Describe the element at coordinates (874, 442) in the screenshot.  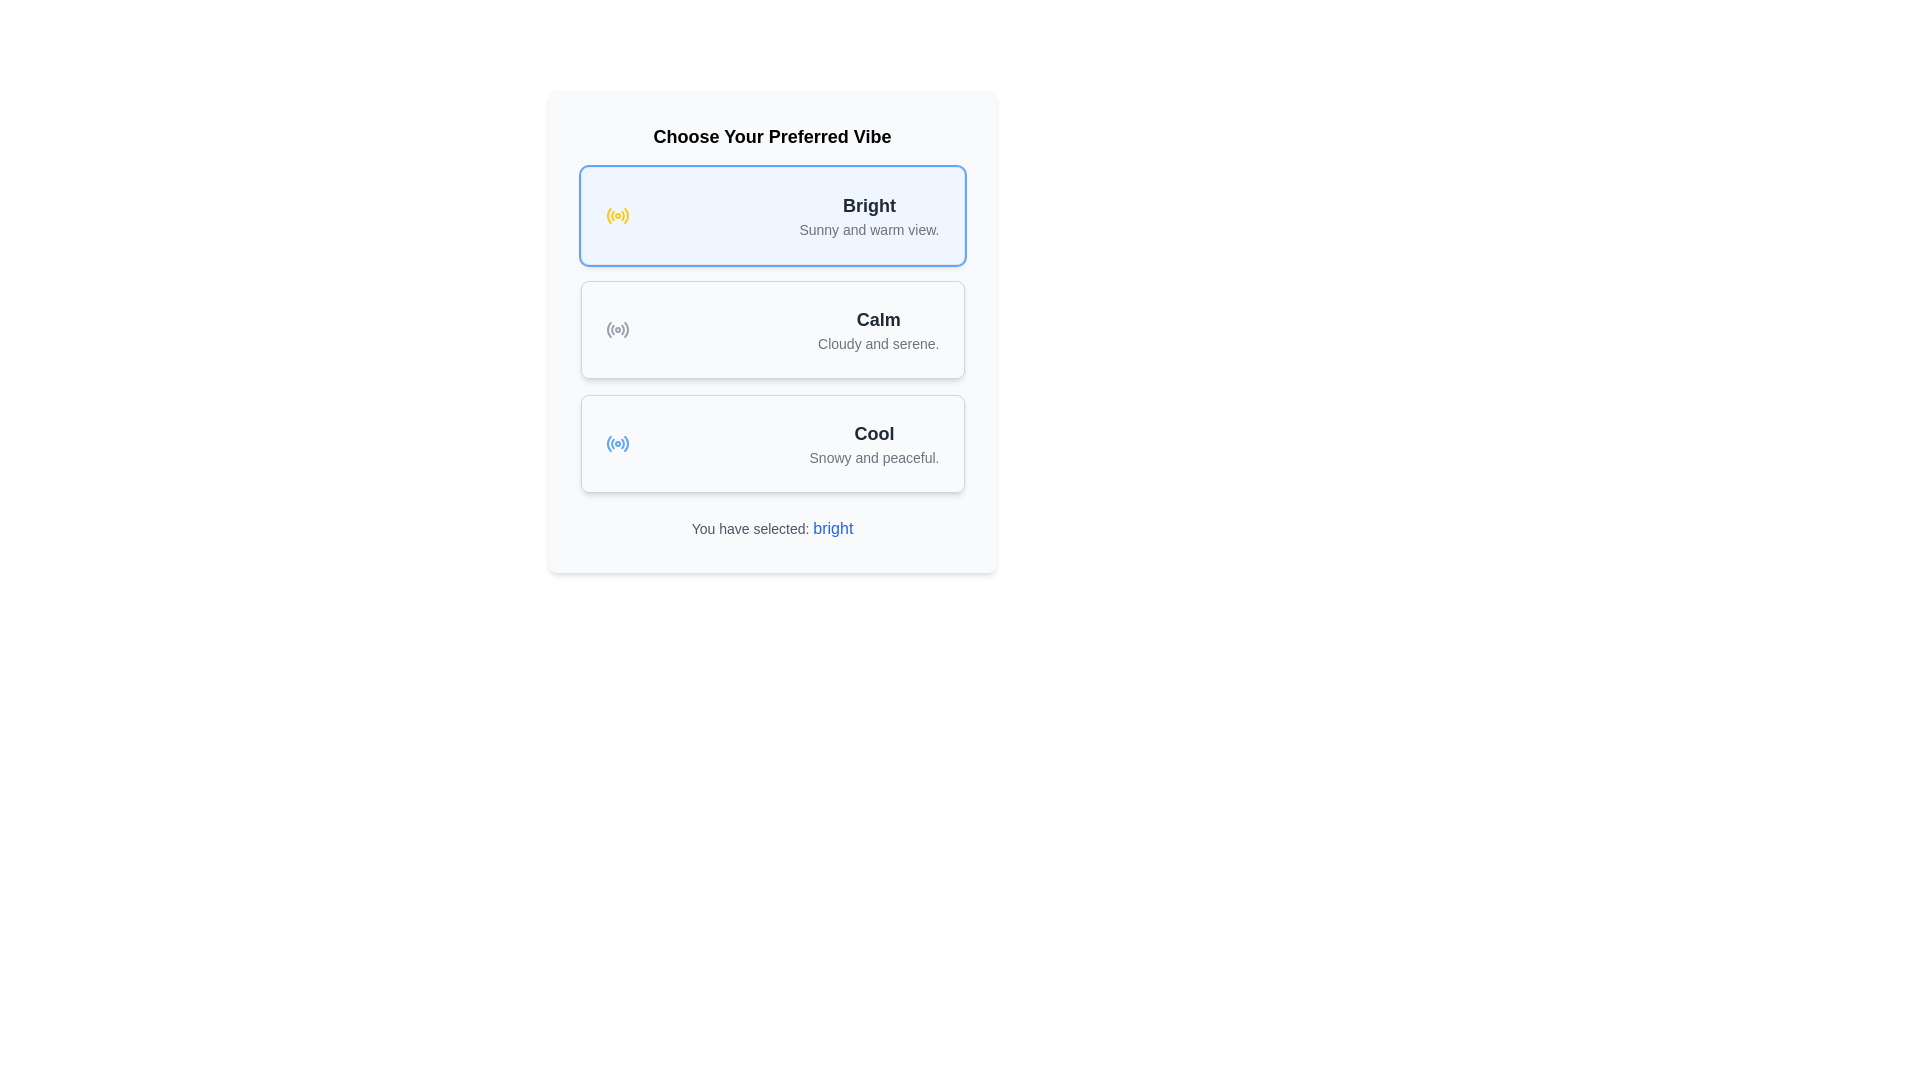
I see `the static label for the selectable option named 'Cool'` at that location.